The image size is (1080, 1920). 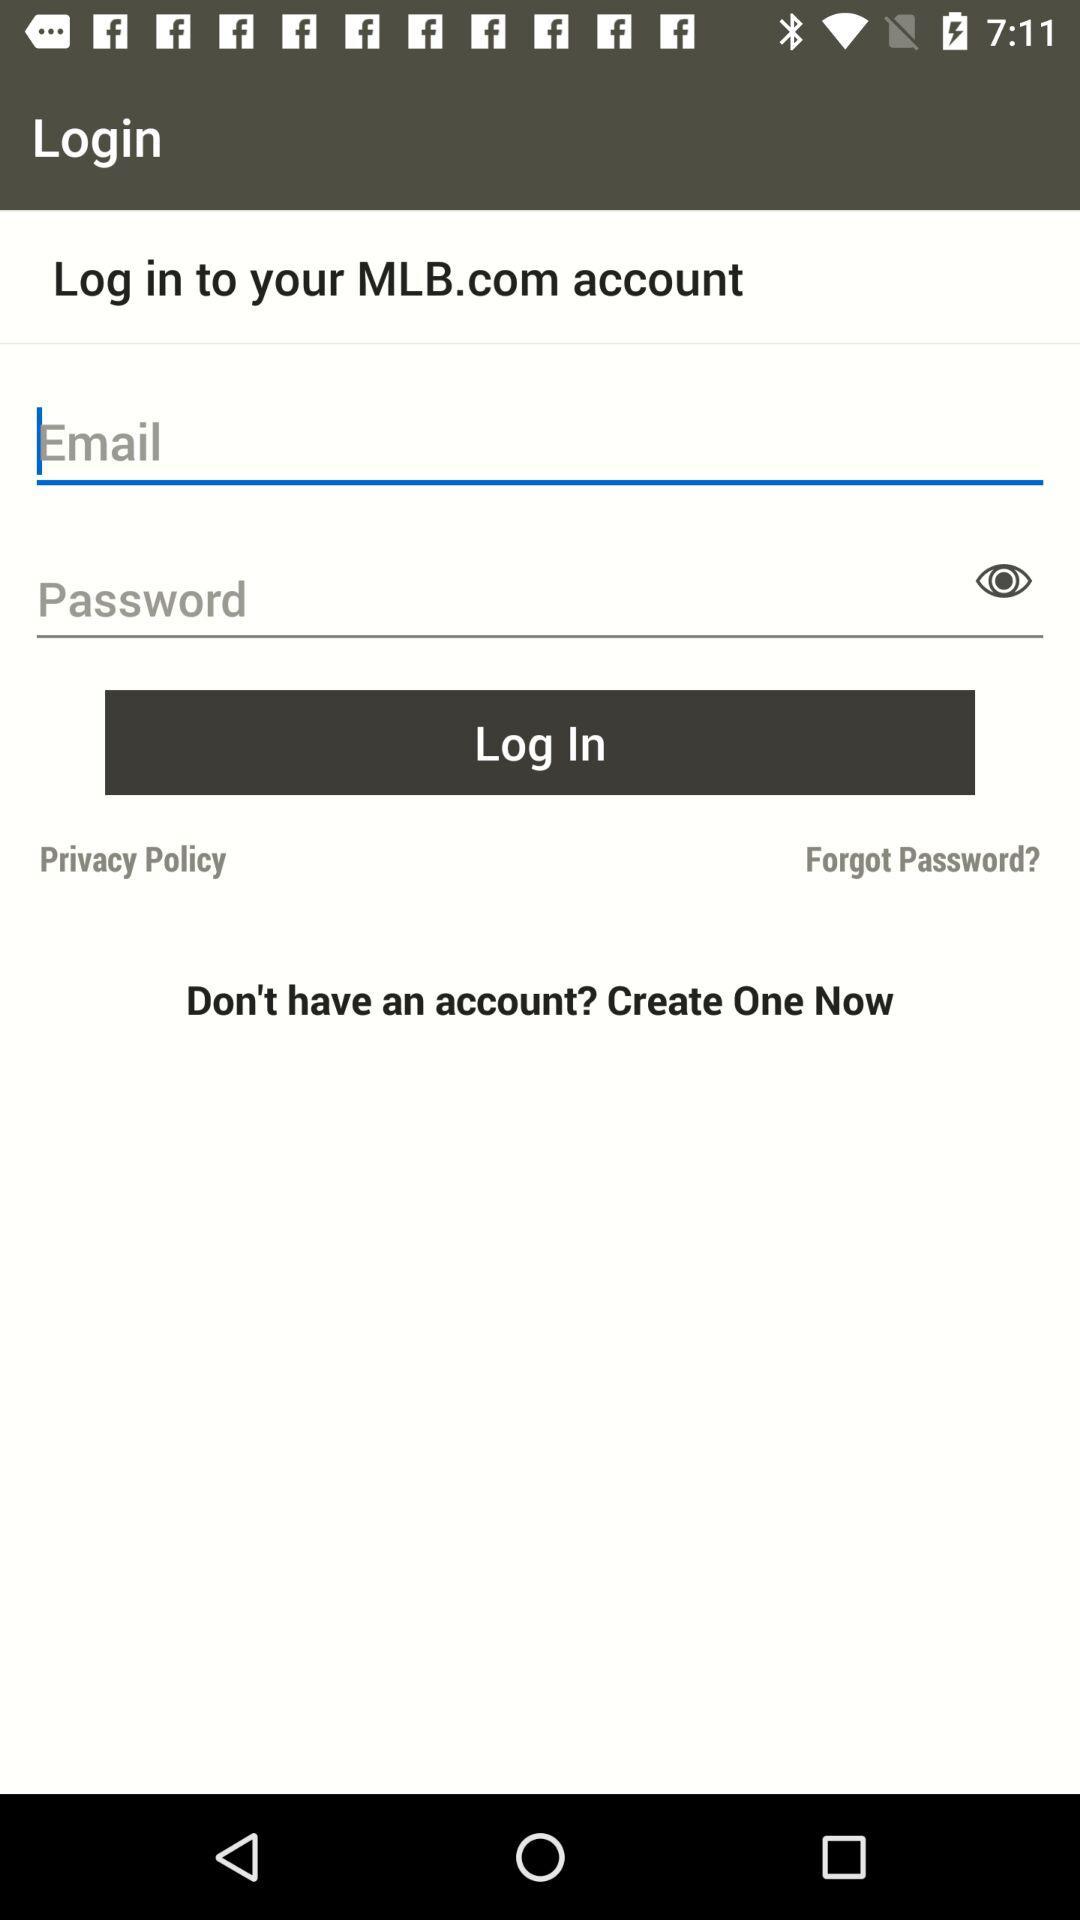 I want to click on show password, so click(x=1003, y=579).